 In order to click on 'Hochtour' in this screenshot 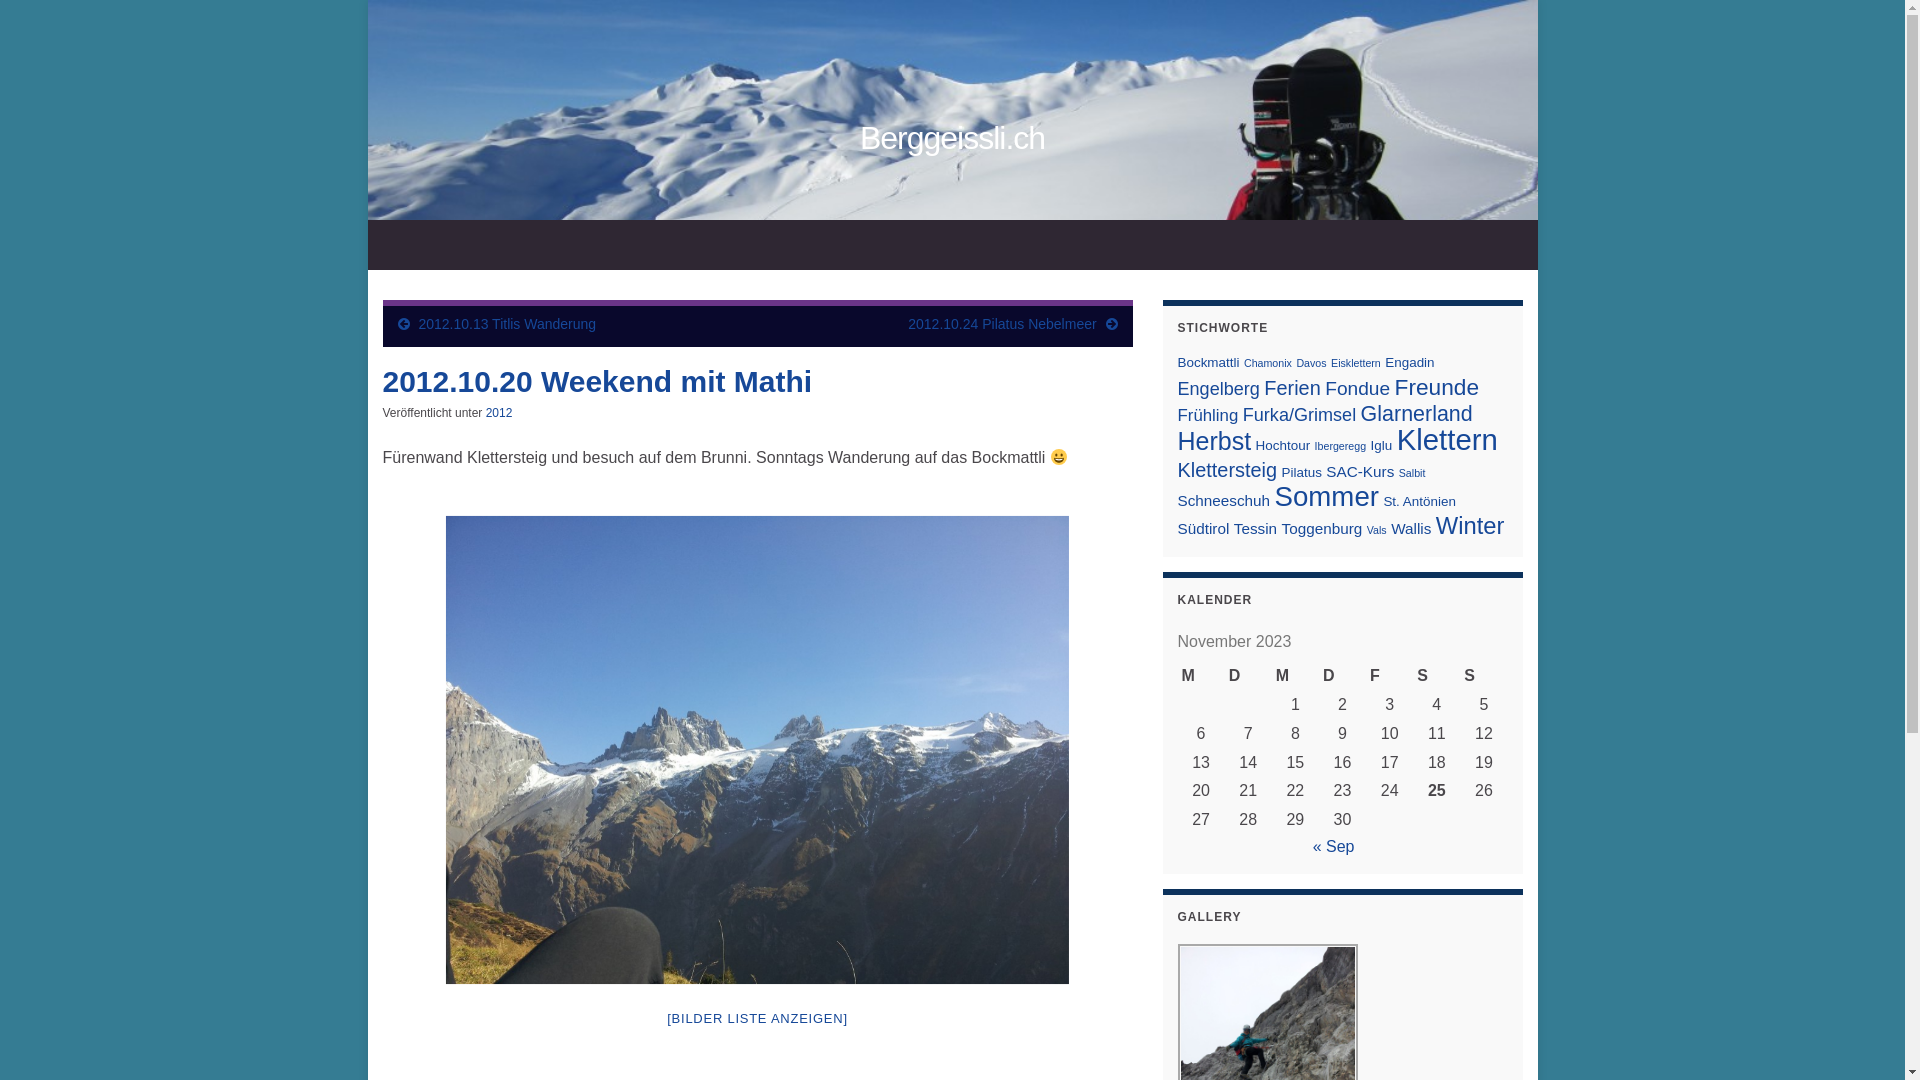, I will do `click(1283, 444)`.